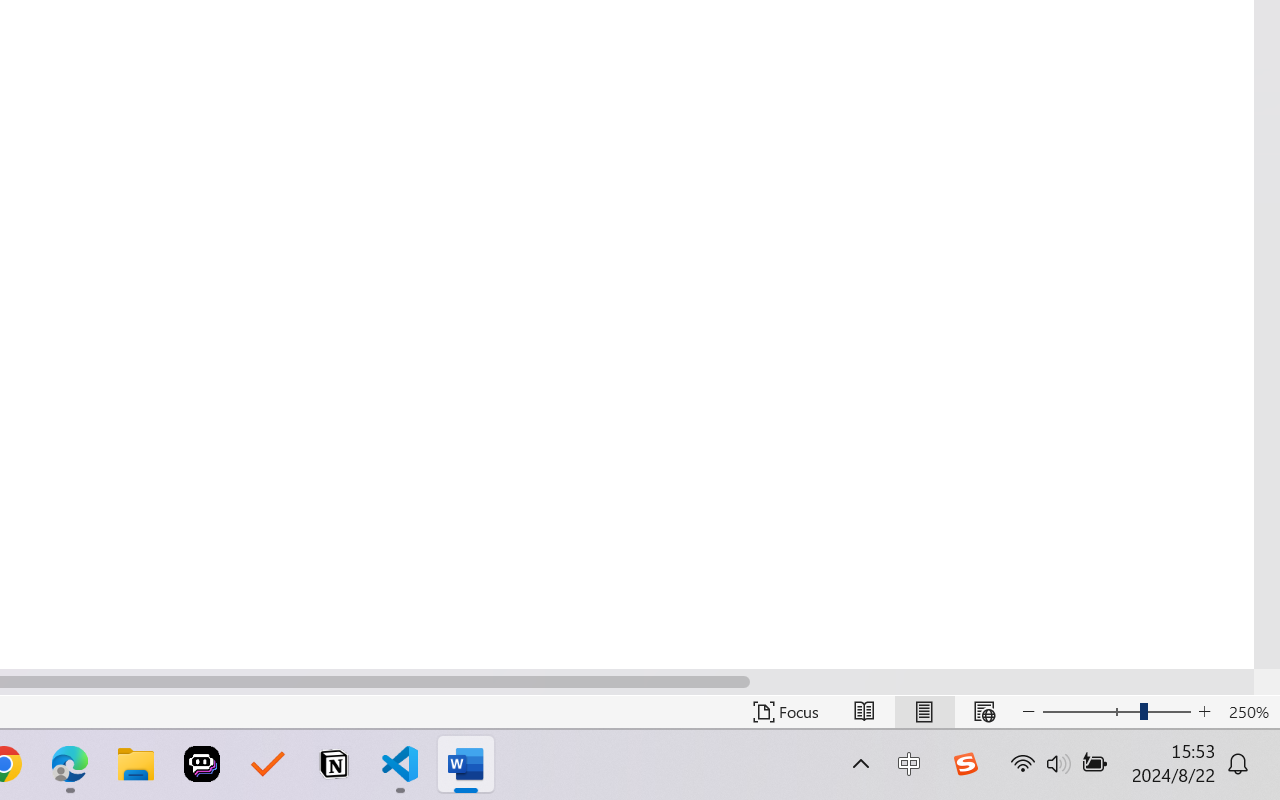 This screenshot has height=800, width=1280. Describe the element at coordinates (1204, 711) in the screenshot. I see `'Zoom In'` at that location.